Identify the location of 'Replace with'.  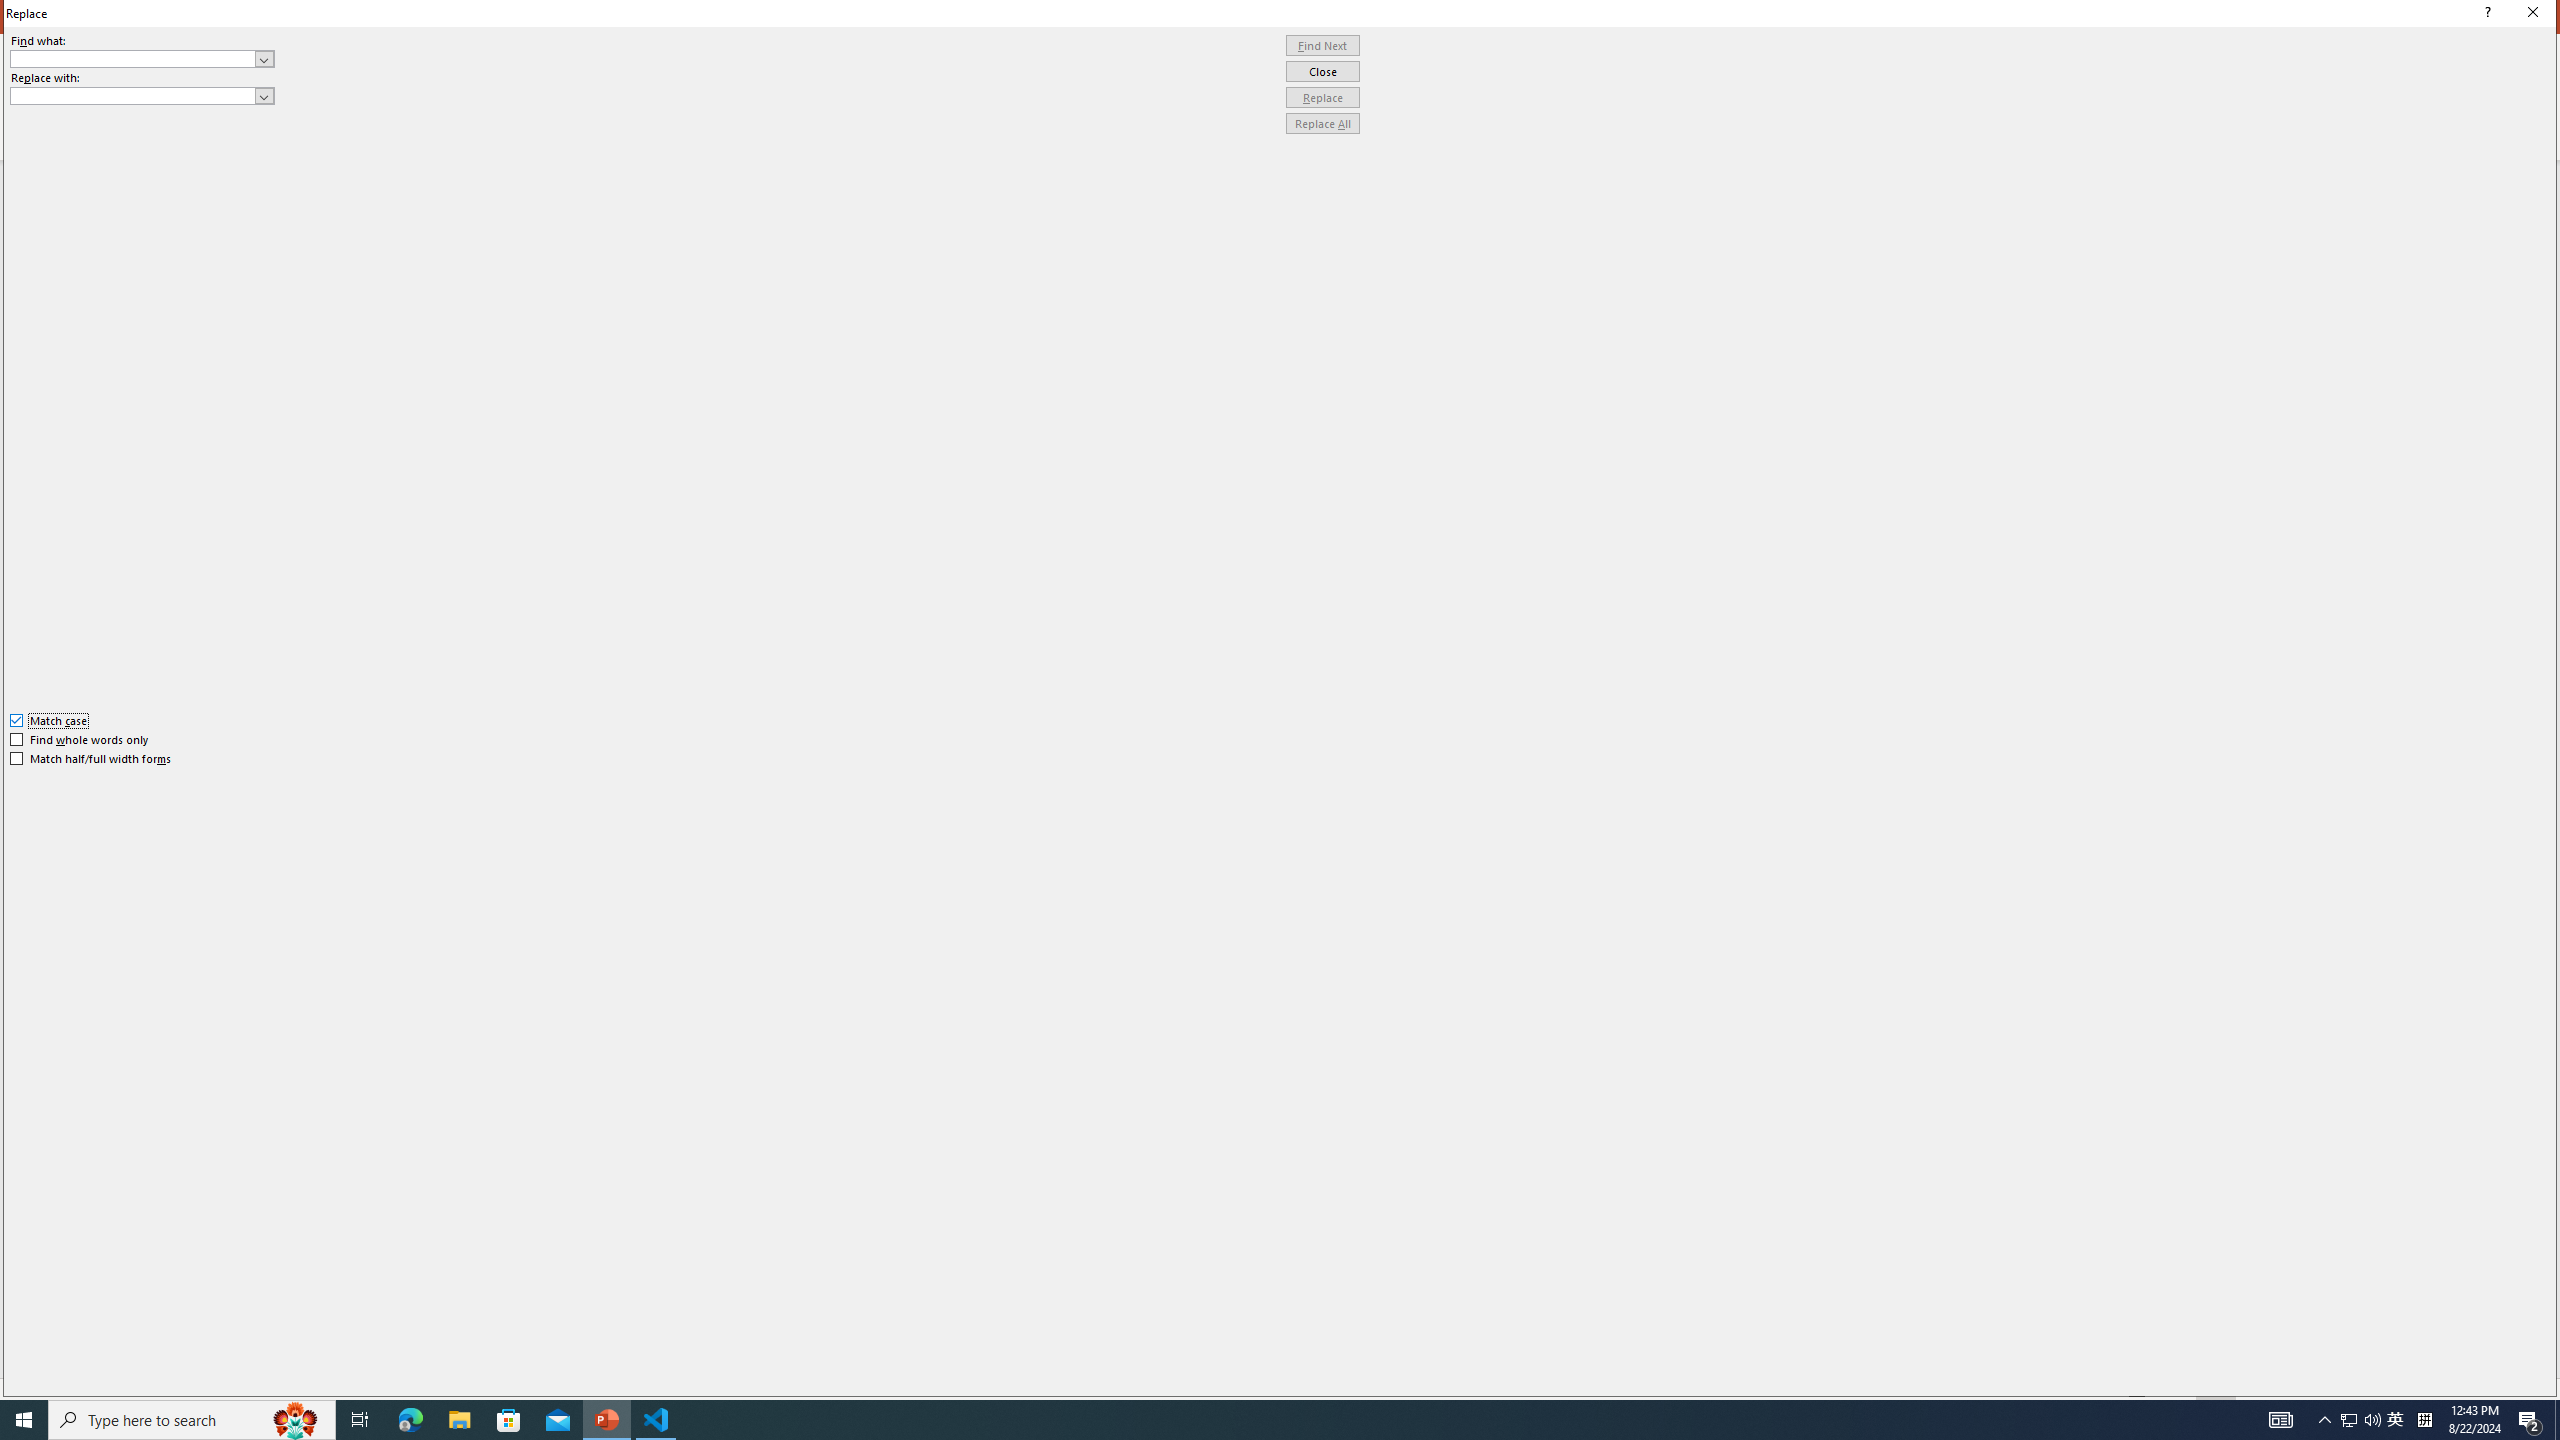
(133, 95).